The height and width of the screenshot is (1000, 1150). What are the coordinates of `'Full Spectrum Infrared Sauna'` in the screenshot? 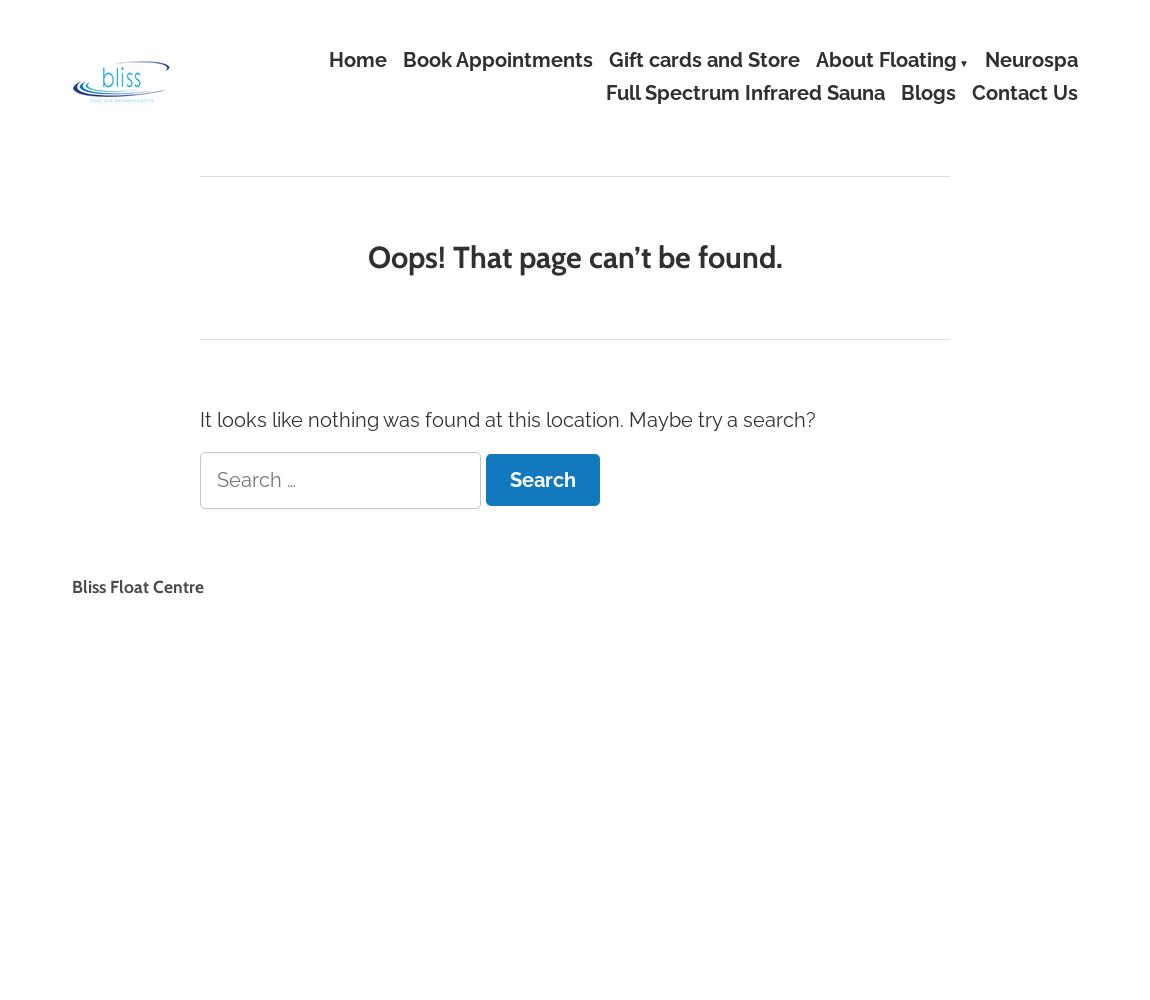 It's located at (744, 92).